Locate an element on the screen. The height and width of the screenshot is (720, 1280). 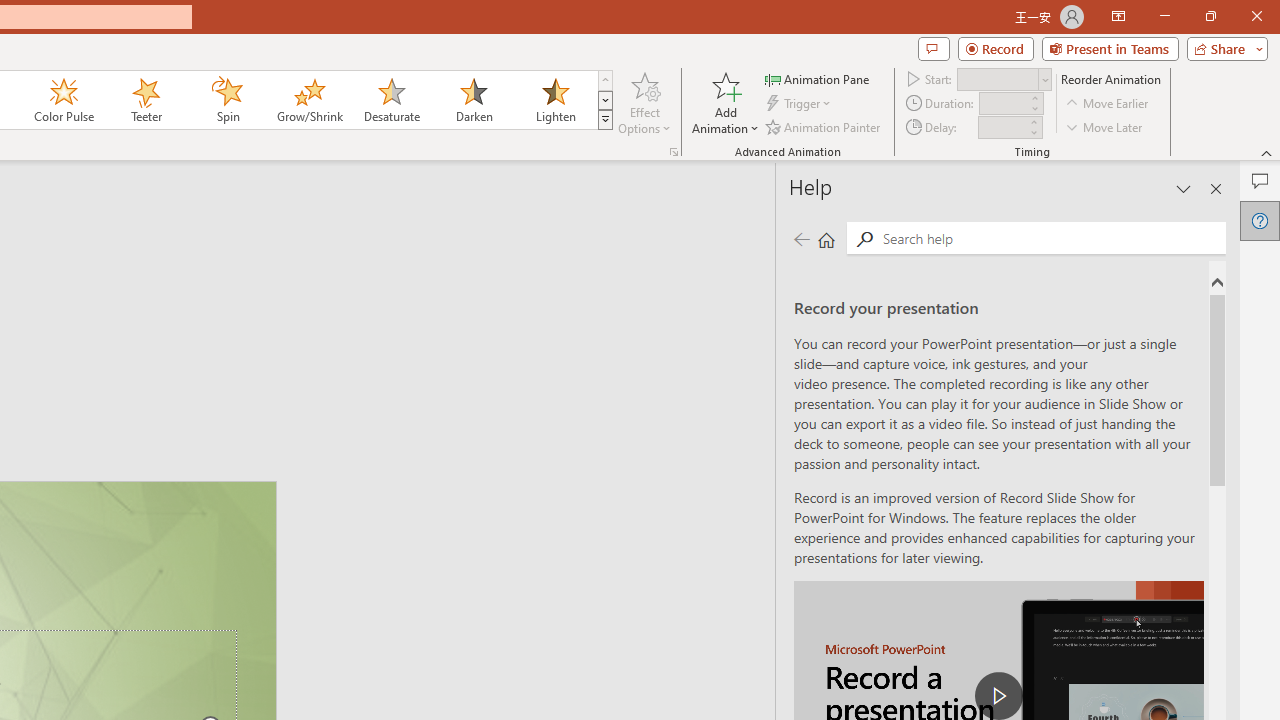
'Move Earlier' is located at coordinates (1106, 103).